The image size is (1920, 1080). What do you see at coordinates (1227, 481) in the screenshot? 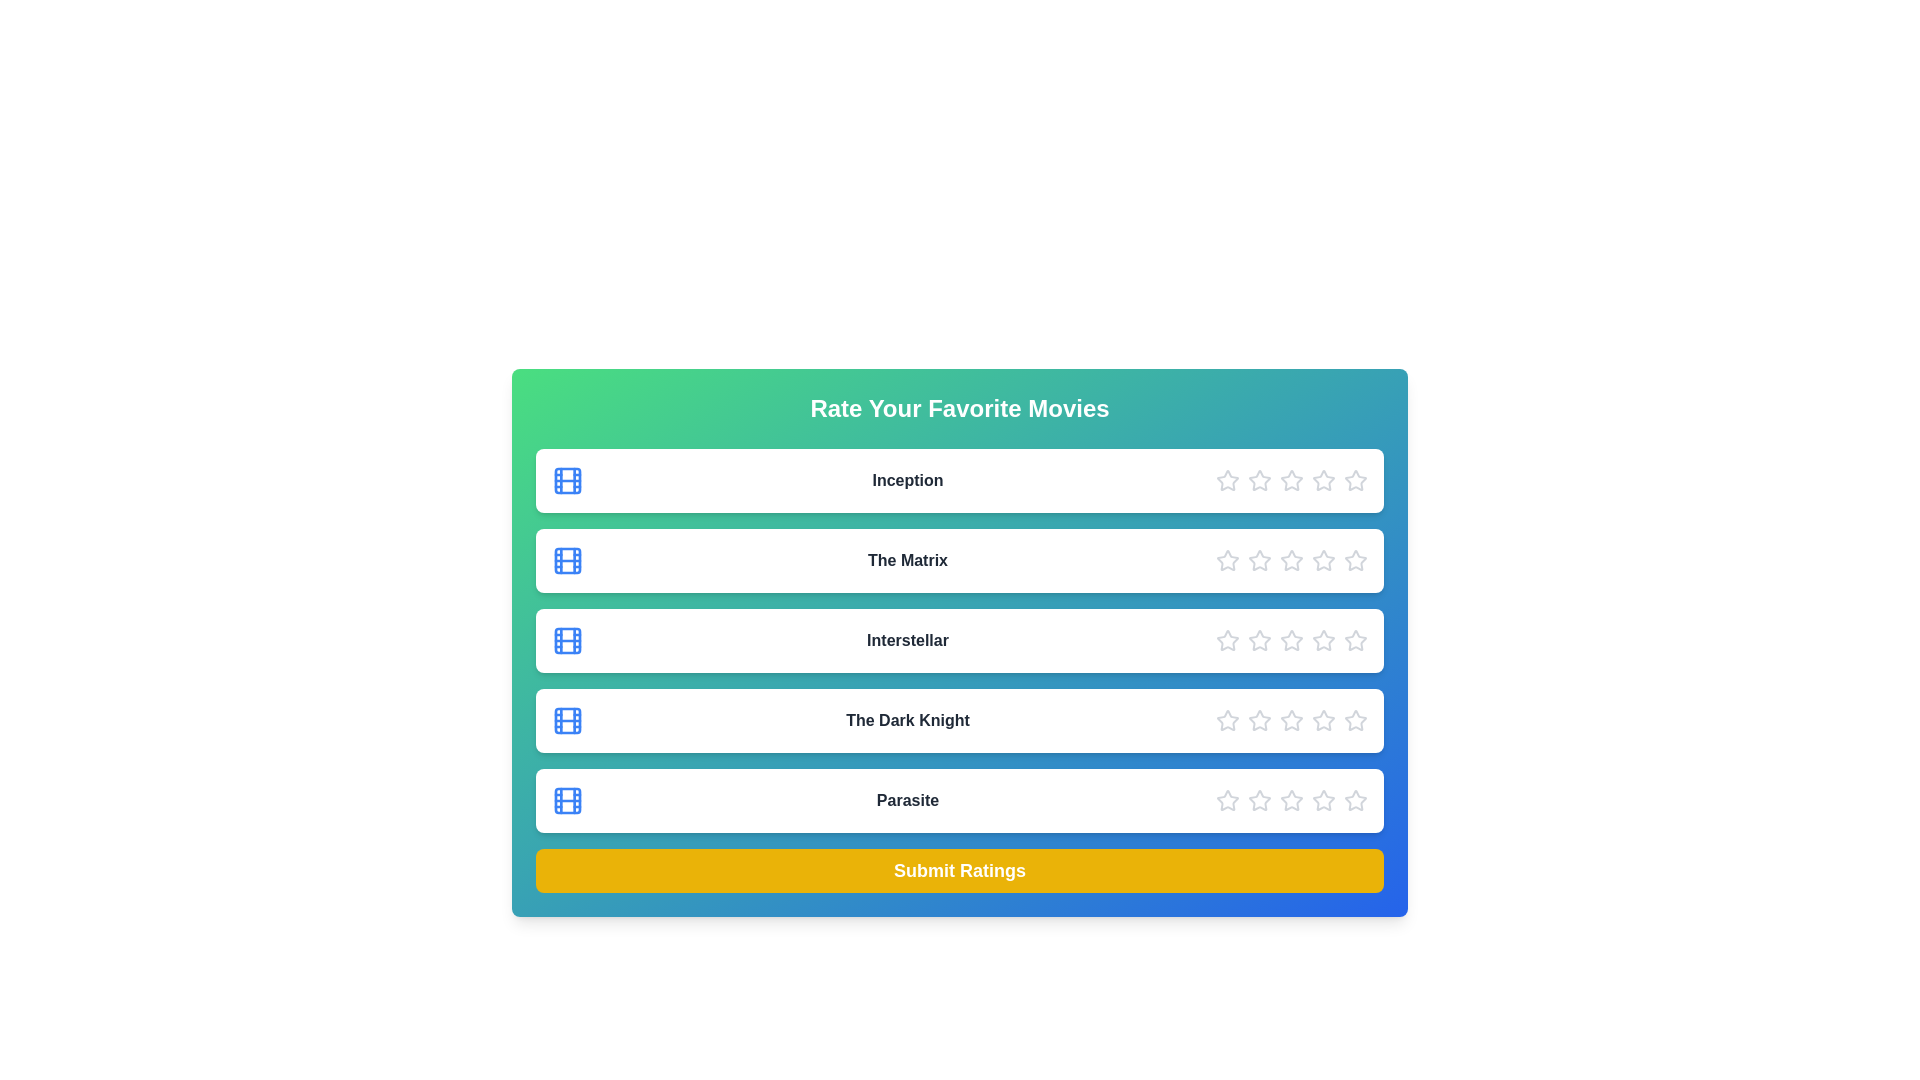
I see `the star corresponding to 1 to preview the rating` at bounding box center [1227, 481].